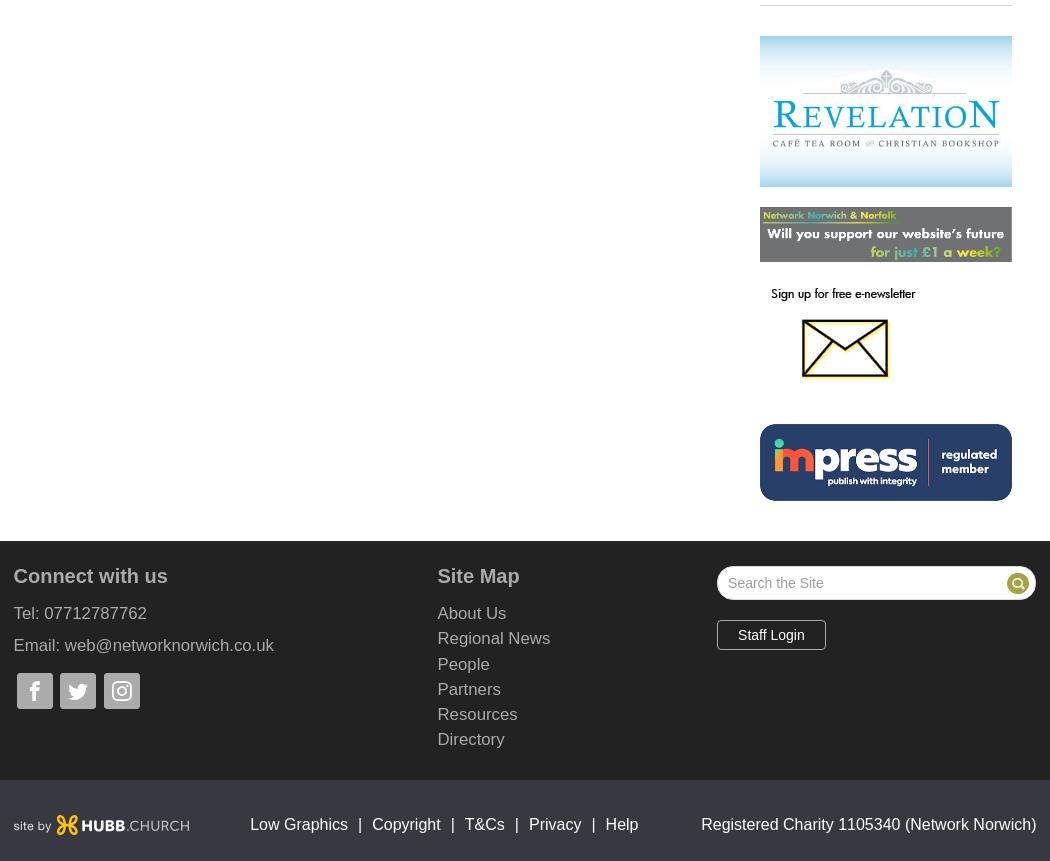  I want to click on 'web@networknorwich.co.uk', so click(169, 645).